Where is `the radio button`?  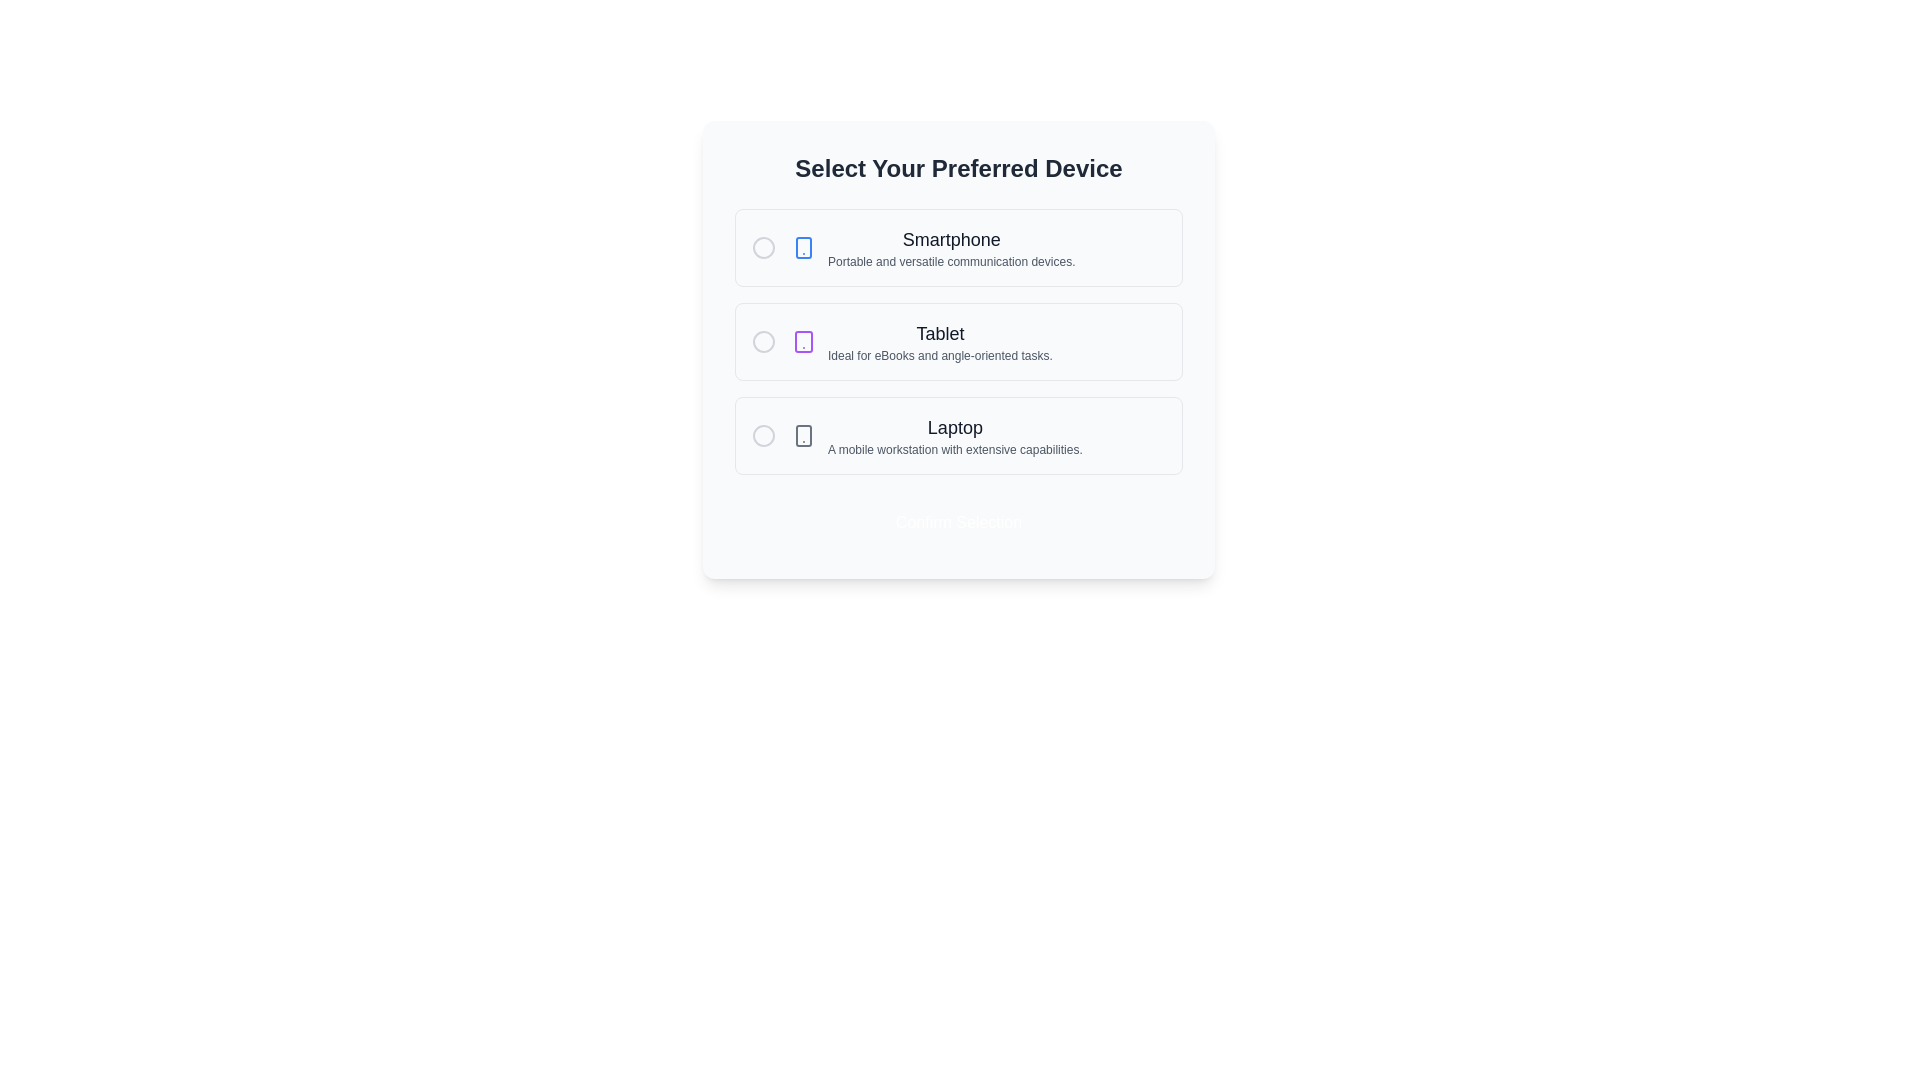
the radio button is located at coordinates (762, 246).